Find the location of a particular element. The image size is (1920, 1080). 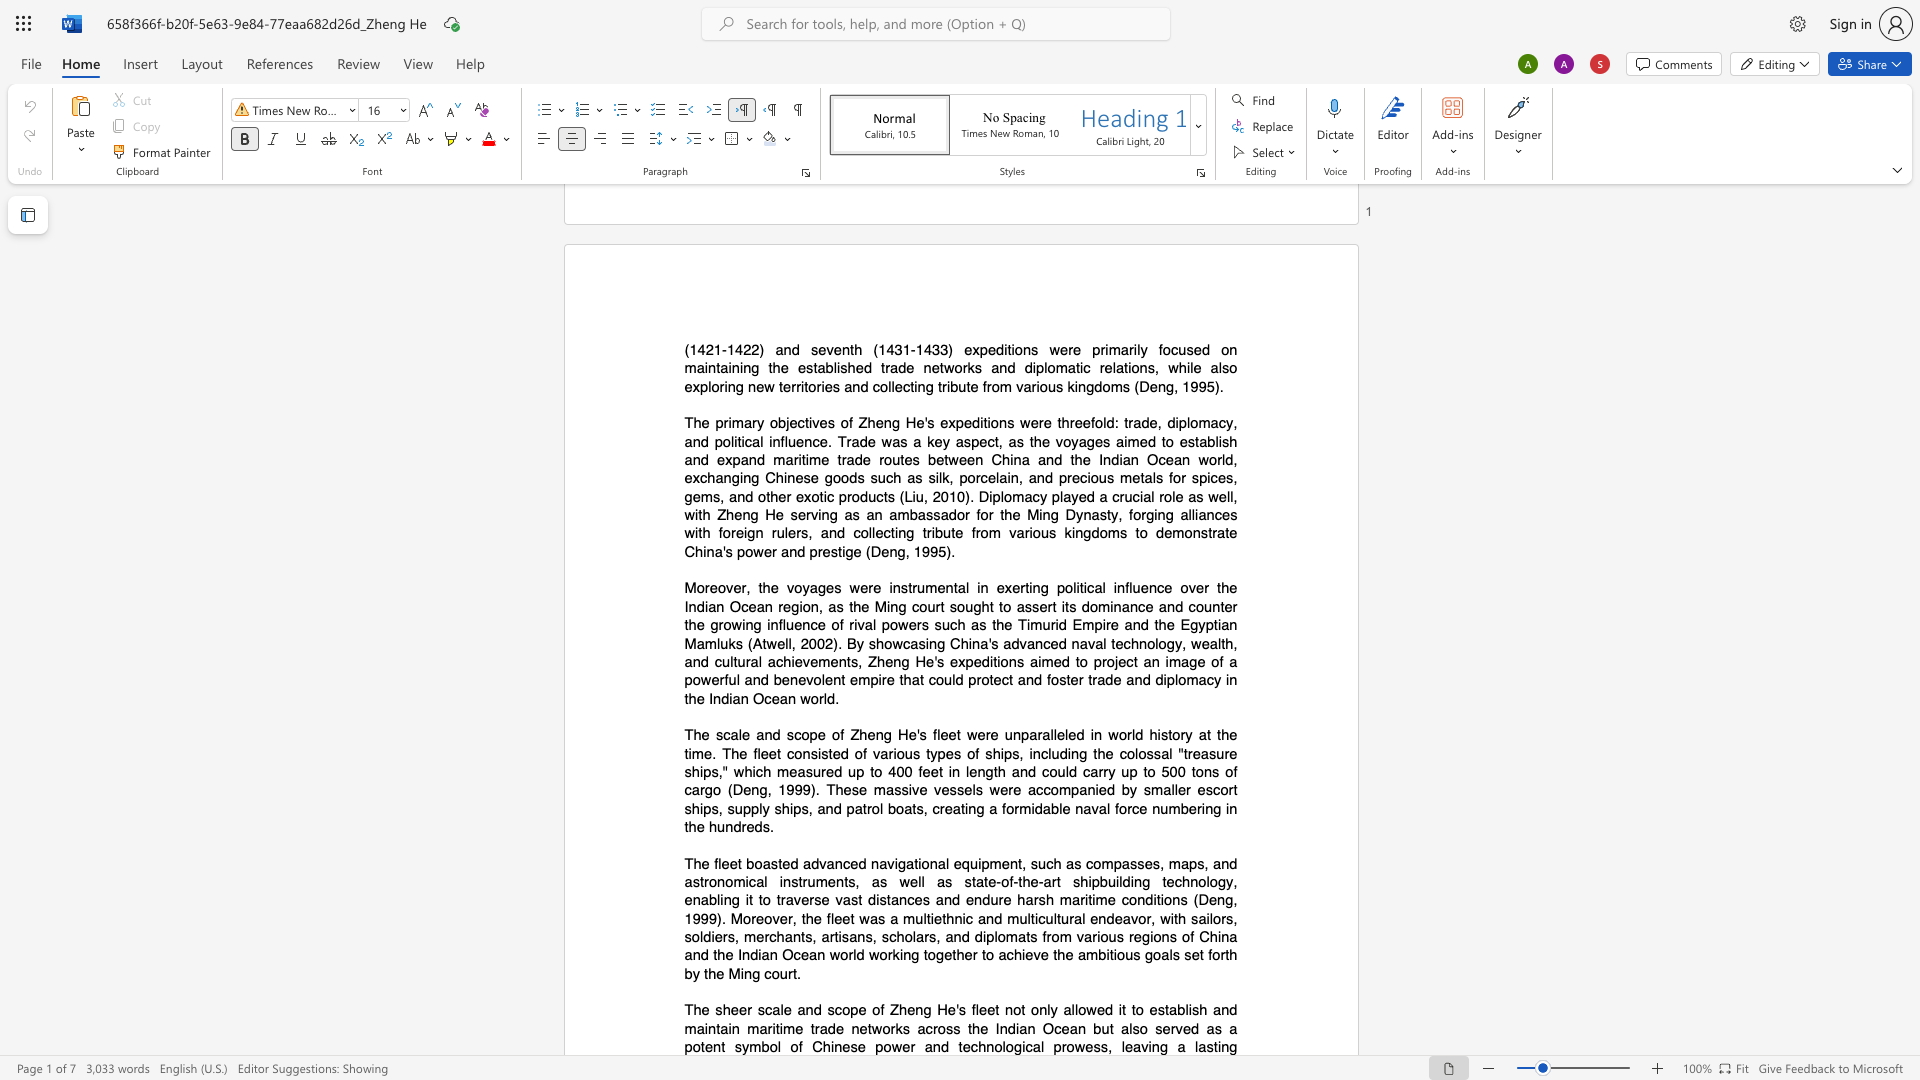

the subset text "aving" within the text "and maintain maritime trade networks across the Indian Ocean but also served as a potent symbol of Chinese power and technological prowess, leaving" is located at coordinates (1132, 1046).